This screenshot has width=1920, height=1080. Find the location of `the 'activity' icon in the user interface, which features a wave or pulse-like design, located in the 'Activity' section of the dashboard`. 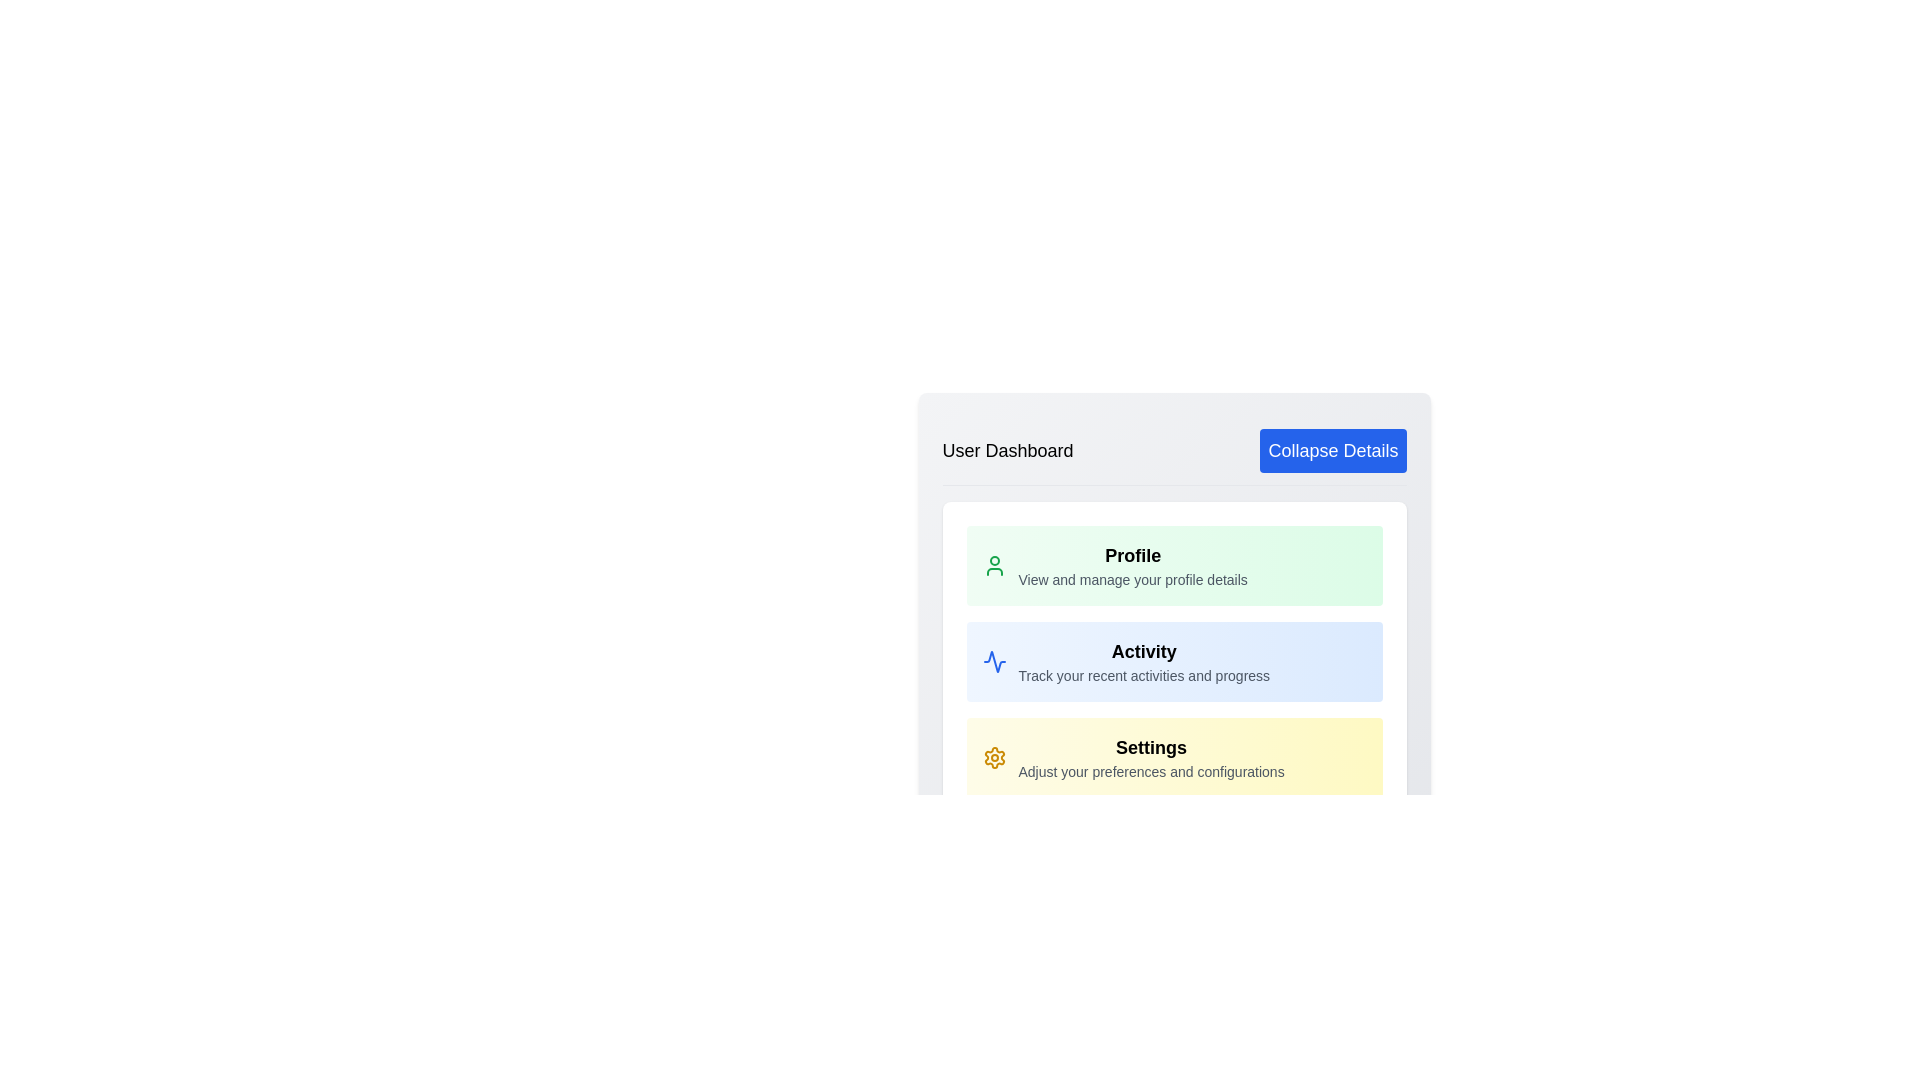

the 'activity' icon in the user interface, which features a wave or pulse-like design, located in the 'Activity' section of the dashboard is located at coordinates (994, 662).